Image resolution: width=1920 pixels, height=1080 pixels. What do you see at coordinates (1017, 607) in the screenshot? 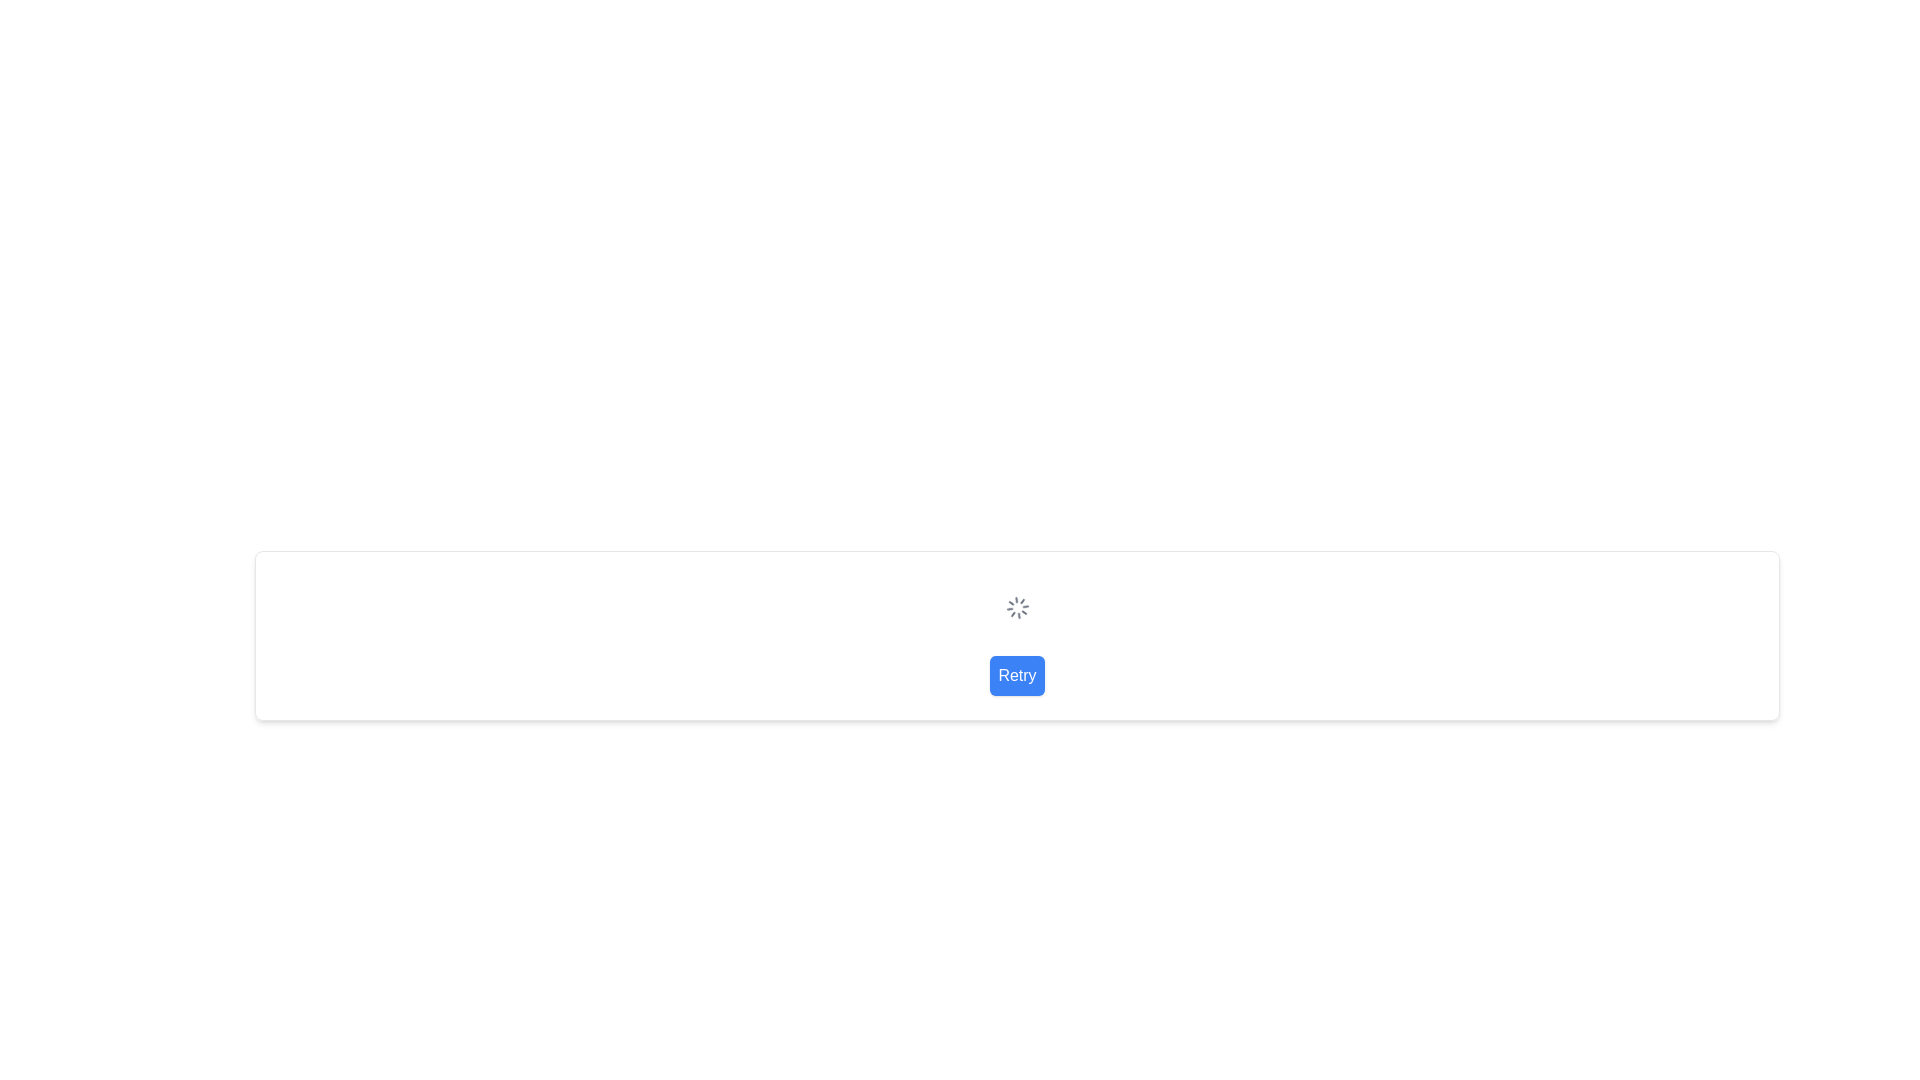
I see `the circular spinning loader that indicates progress or waiting state in the interface, located above the 'Retry' button` at bounding box center [1017, 607].